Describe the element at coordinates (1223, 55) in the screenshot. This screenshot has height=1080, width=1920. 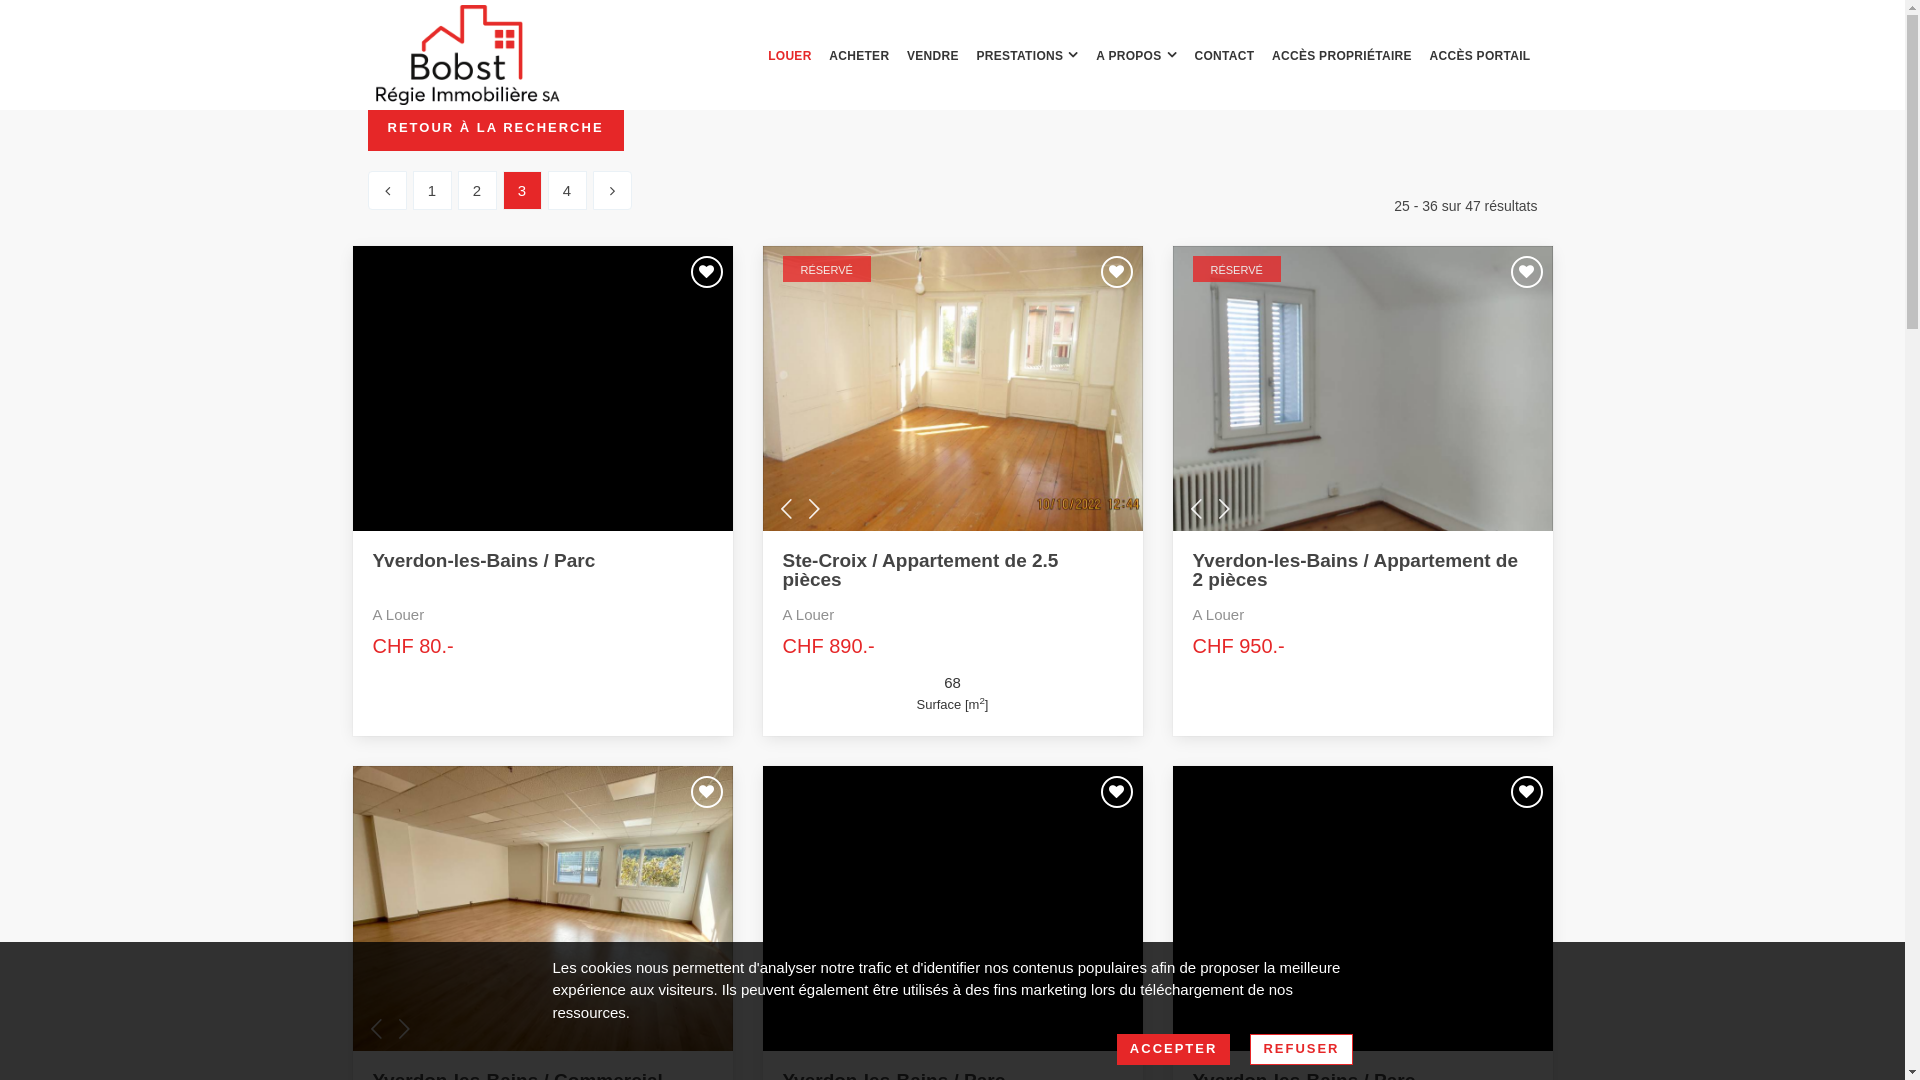
I see `'CONTACT'` at that location.